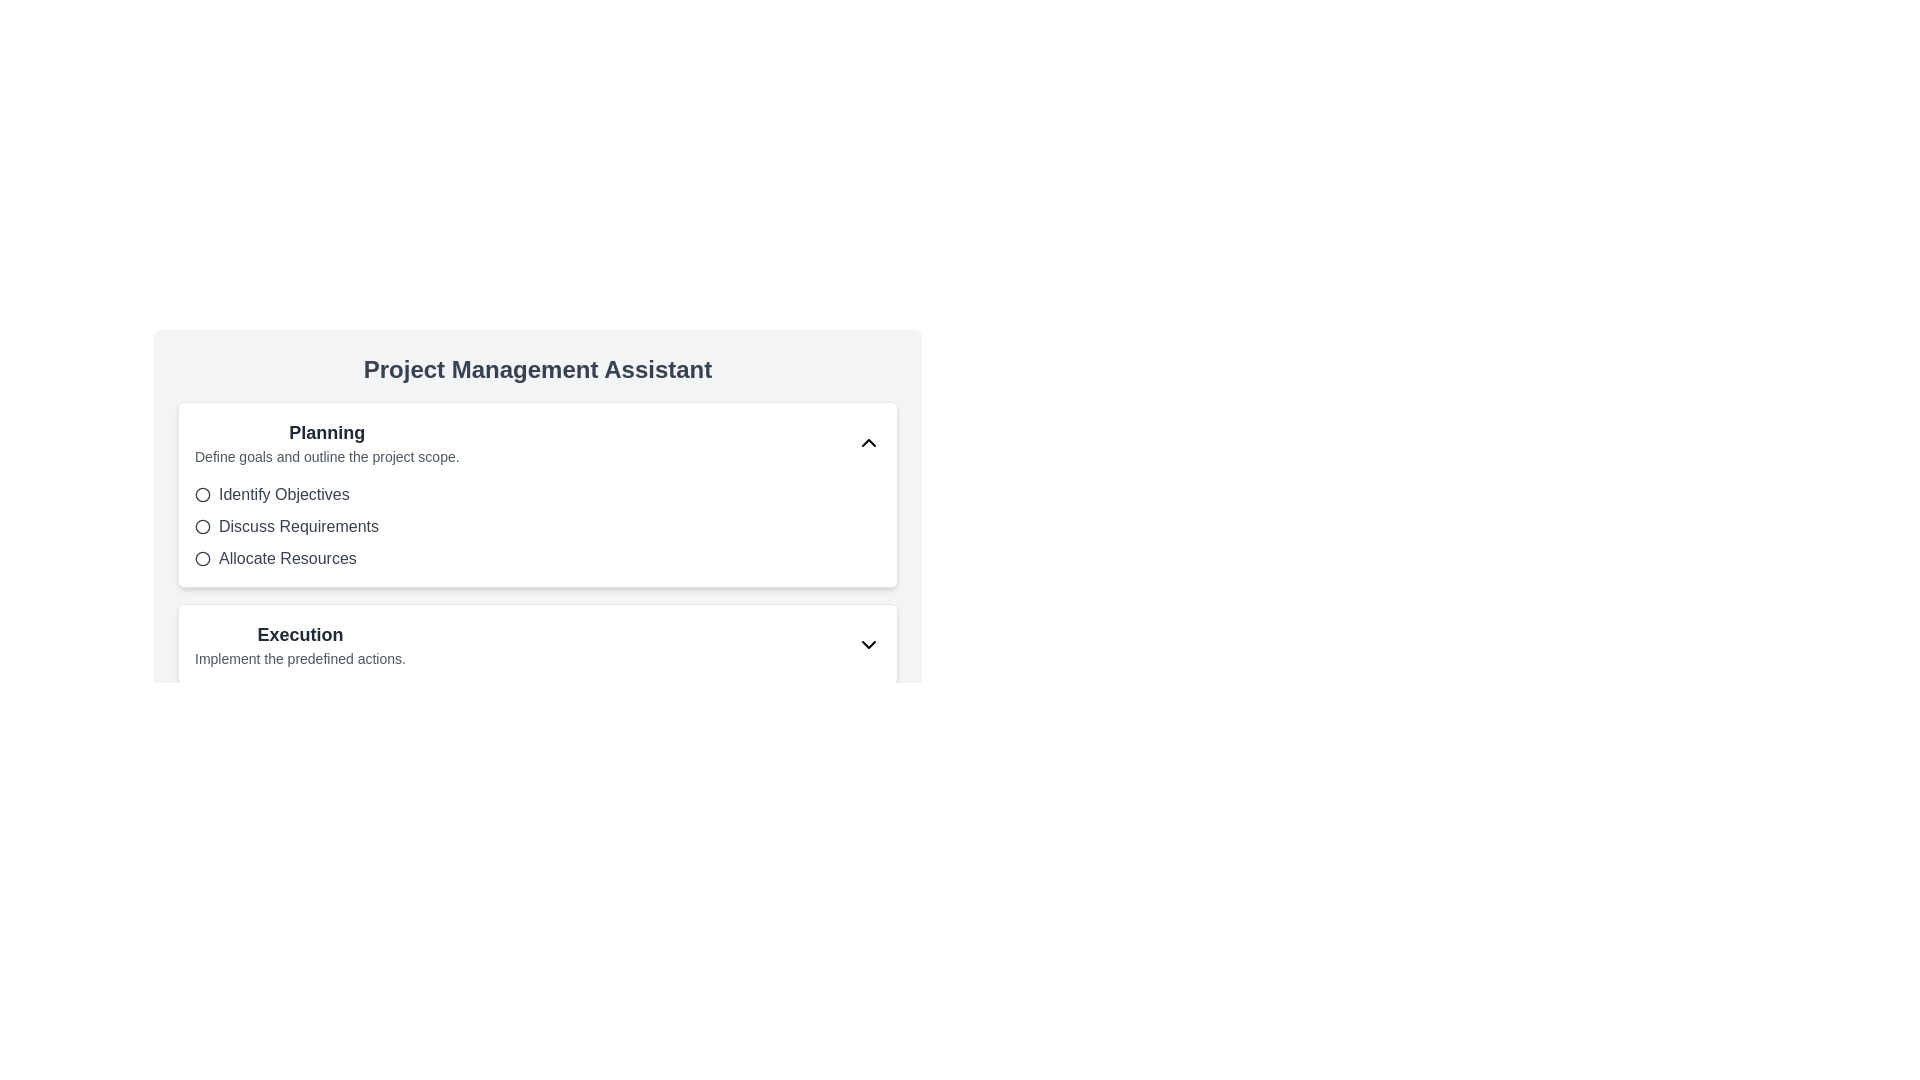 This screenshot has width=1920, height=1080. What do you see at coordinates (327, 456) in the screenshot?
I see `the text label displaying 'Define goals and outline the project scope.' located below the 'Planning' header in the Planning section` at bounding box center [327, 456].